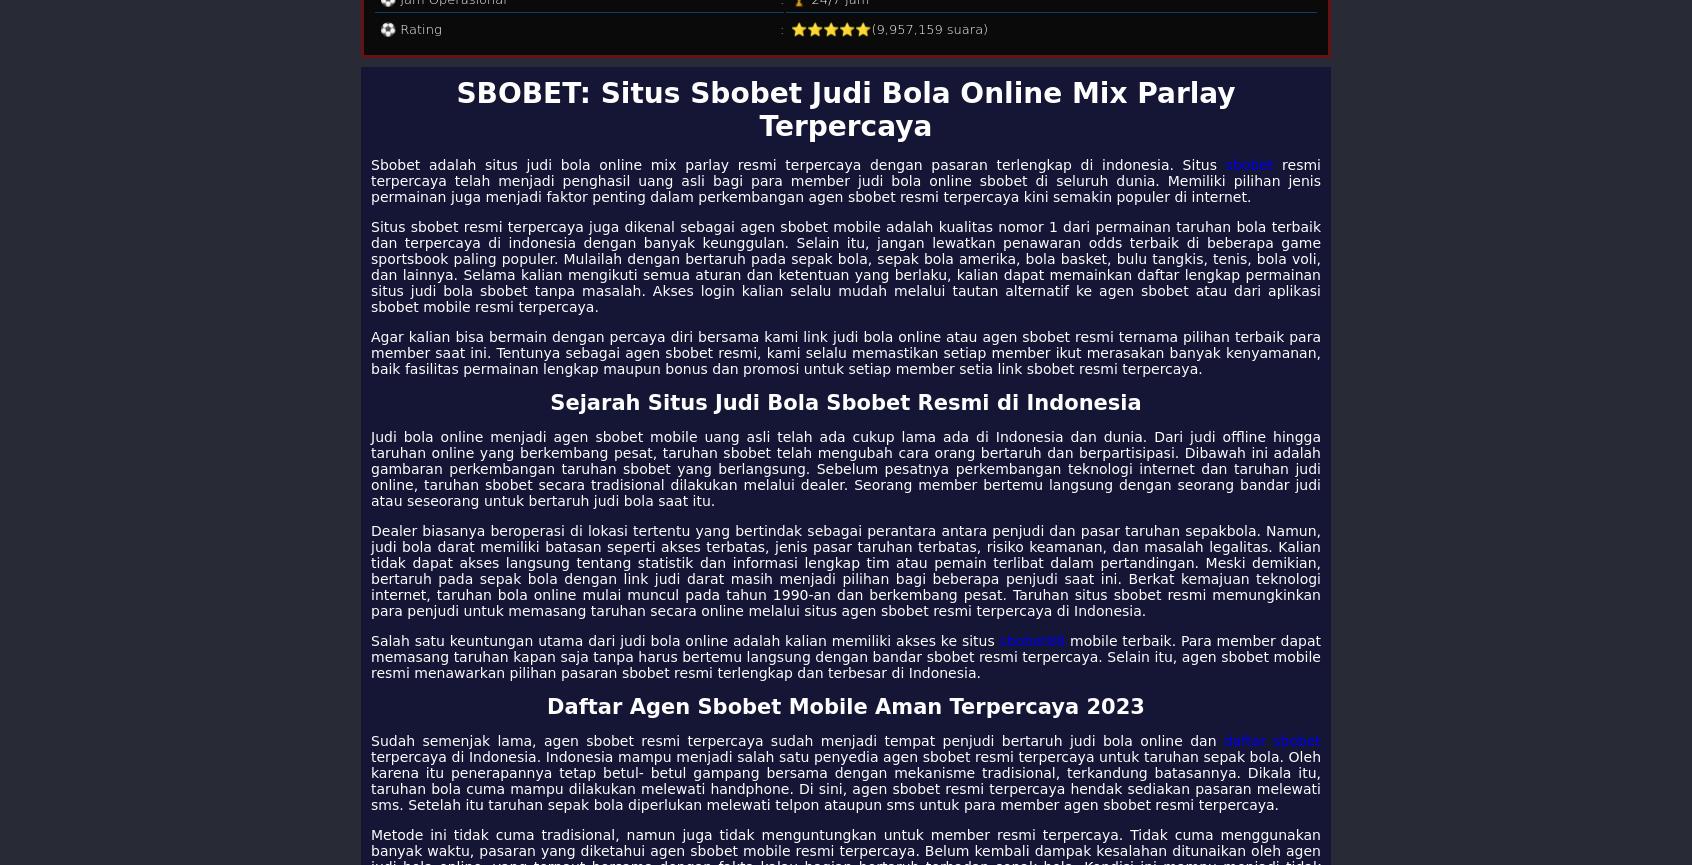 This screenshot has height=865, width=1692. I want to click on 'Agar kalian bisa bermain dengan percaya diri bersama kami link judi bola online atau agen sbobet resmi ternama pilihan terbaik para member saat ini. Tentunya sebagai agen sbobet resmi, kami selalu memastikan setiap member ikut merasakan banyak kenyamanan, baik fasilitas permainan lengkap maupun bonus dan promosi untuk setiap member setia link sbobet resmi terpercaya.', so click(846, 353).